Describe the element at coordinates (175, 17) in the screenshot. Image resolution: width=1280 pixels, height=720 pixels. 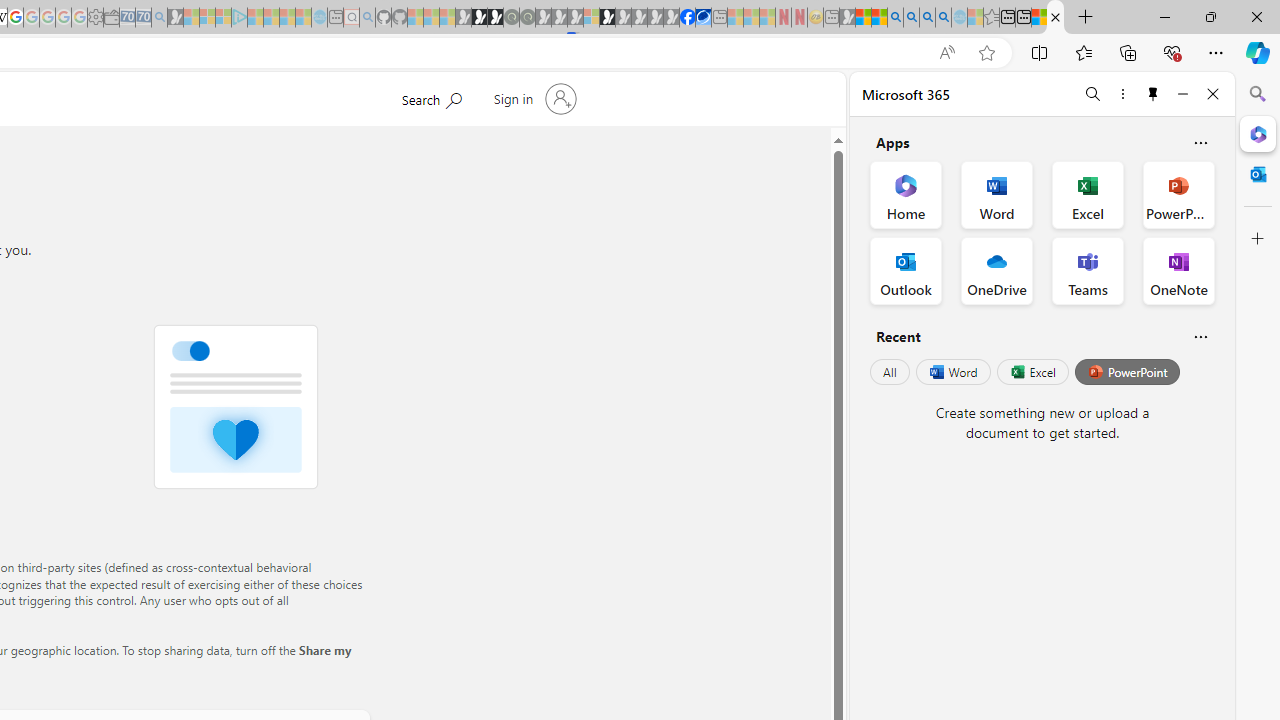
I see `'Microsoft Start Gaming - Sleeping'` at that location.